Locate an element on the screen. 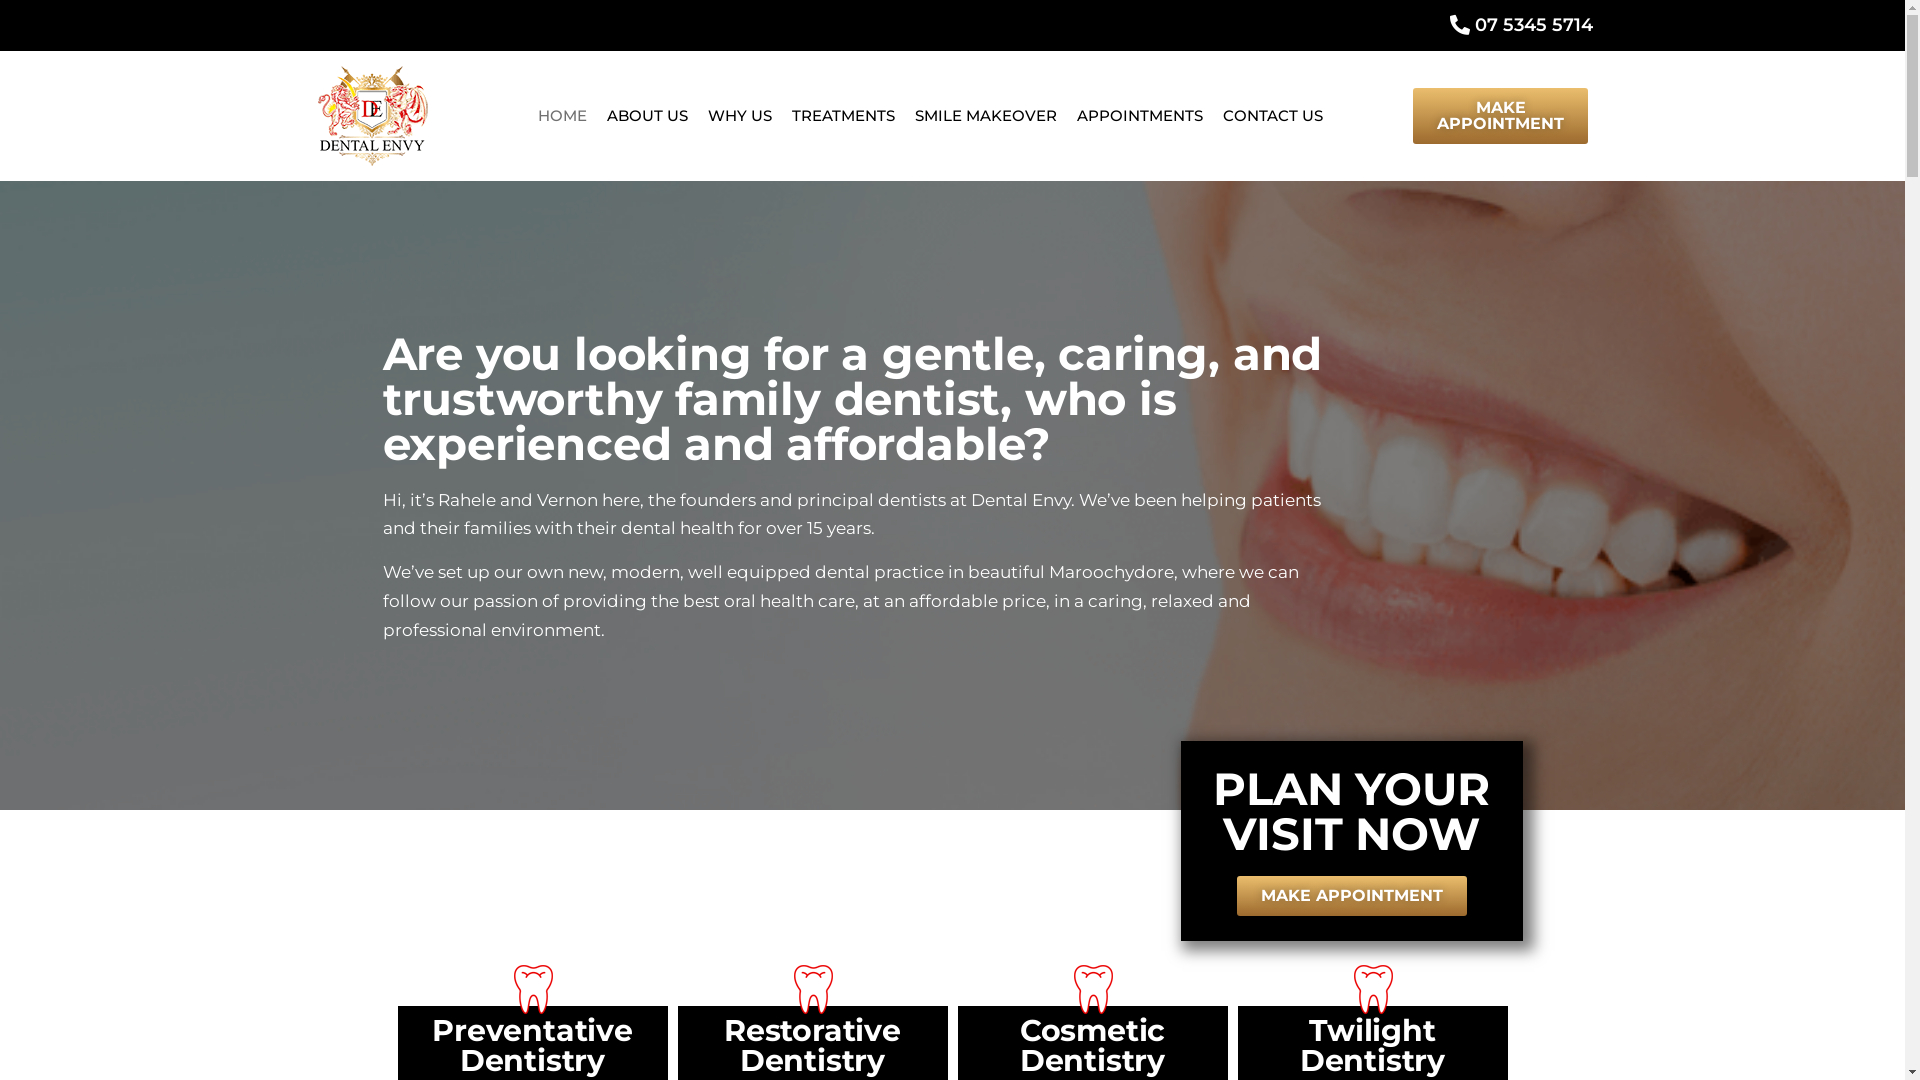  'SMILE MAKEOVER' is located at coordinates (985, 115).